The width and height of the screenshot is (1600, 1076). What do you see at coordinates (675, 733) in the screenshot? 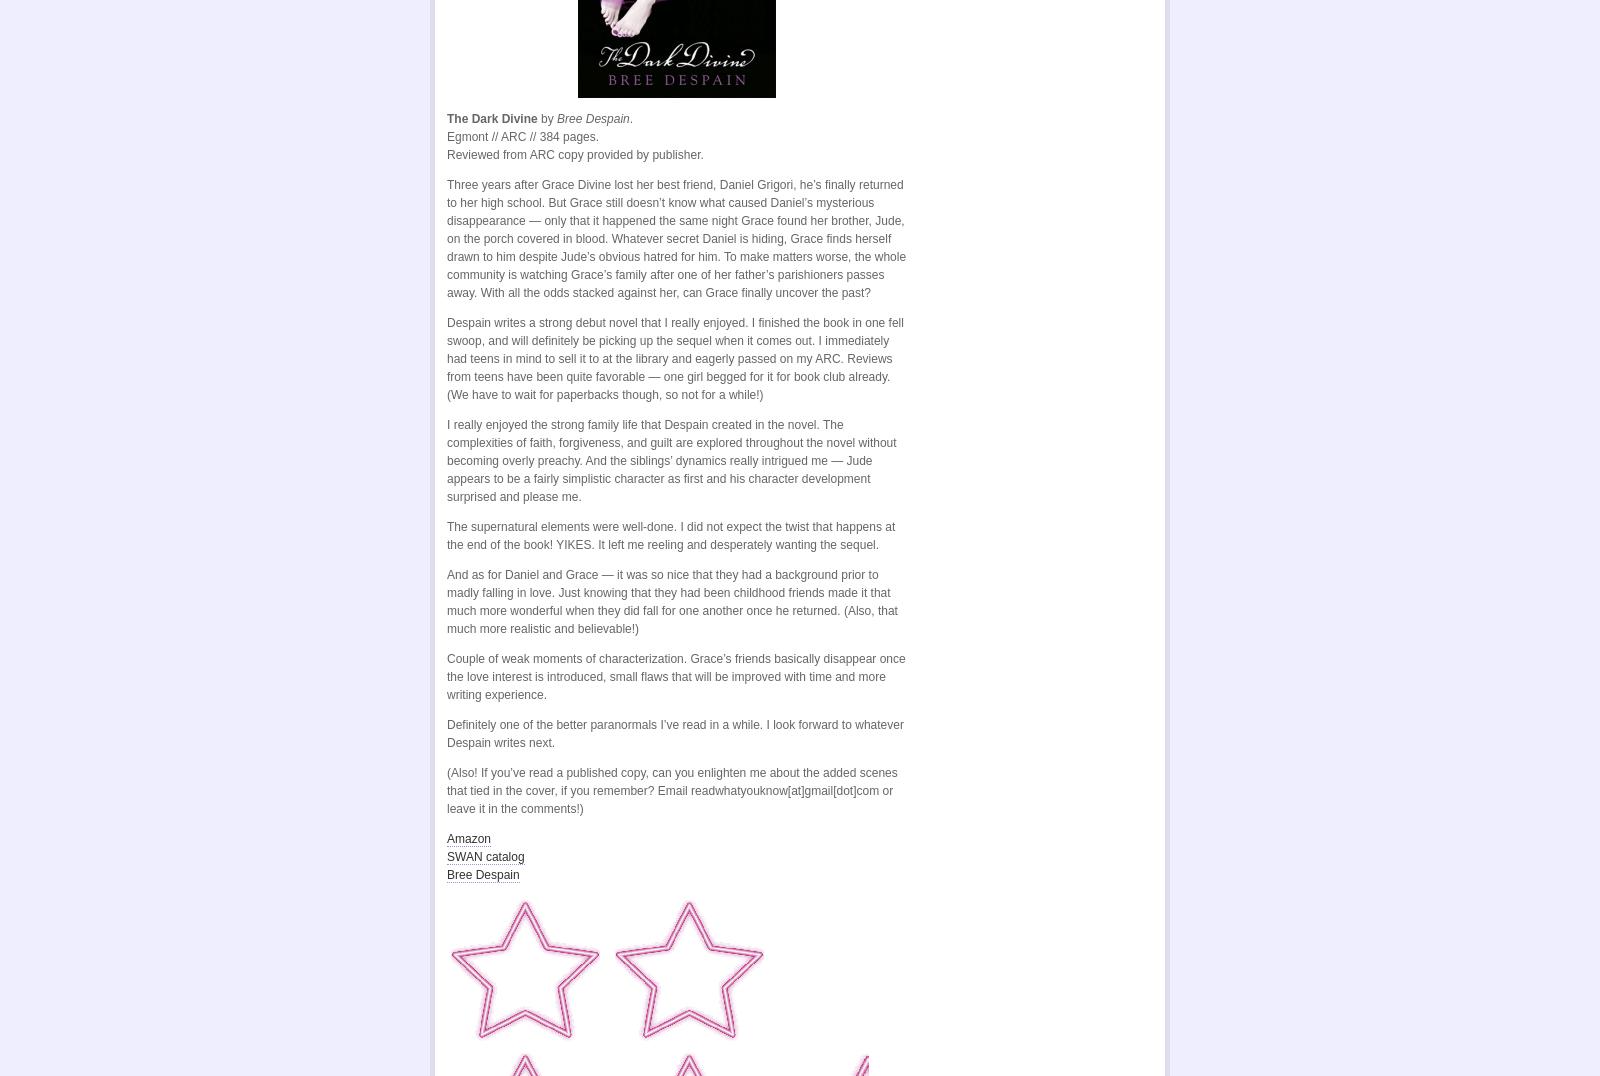
I see `'Definitely one of the better paranormals I’ve read in a while. I look forward to whatever Despain writes next.'` at bounding box center [675, 733].